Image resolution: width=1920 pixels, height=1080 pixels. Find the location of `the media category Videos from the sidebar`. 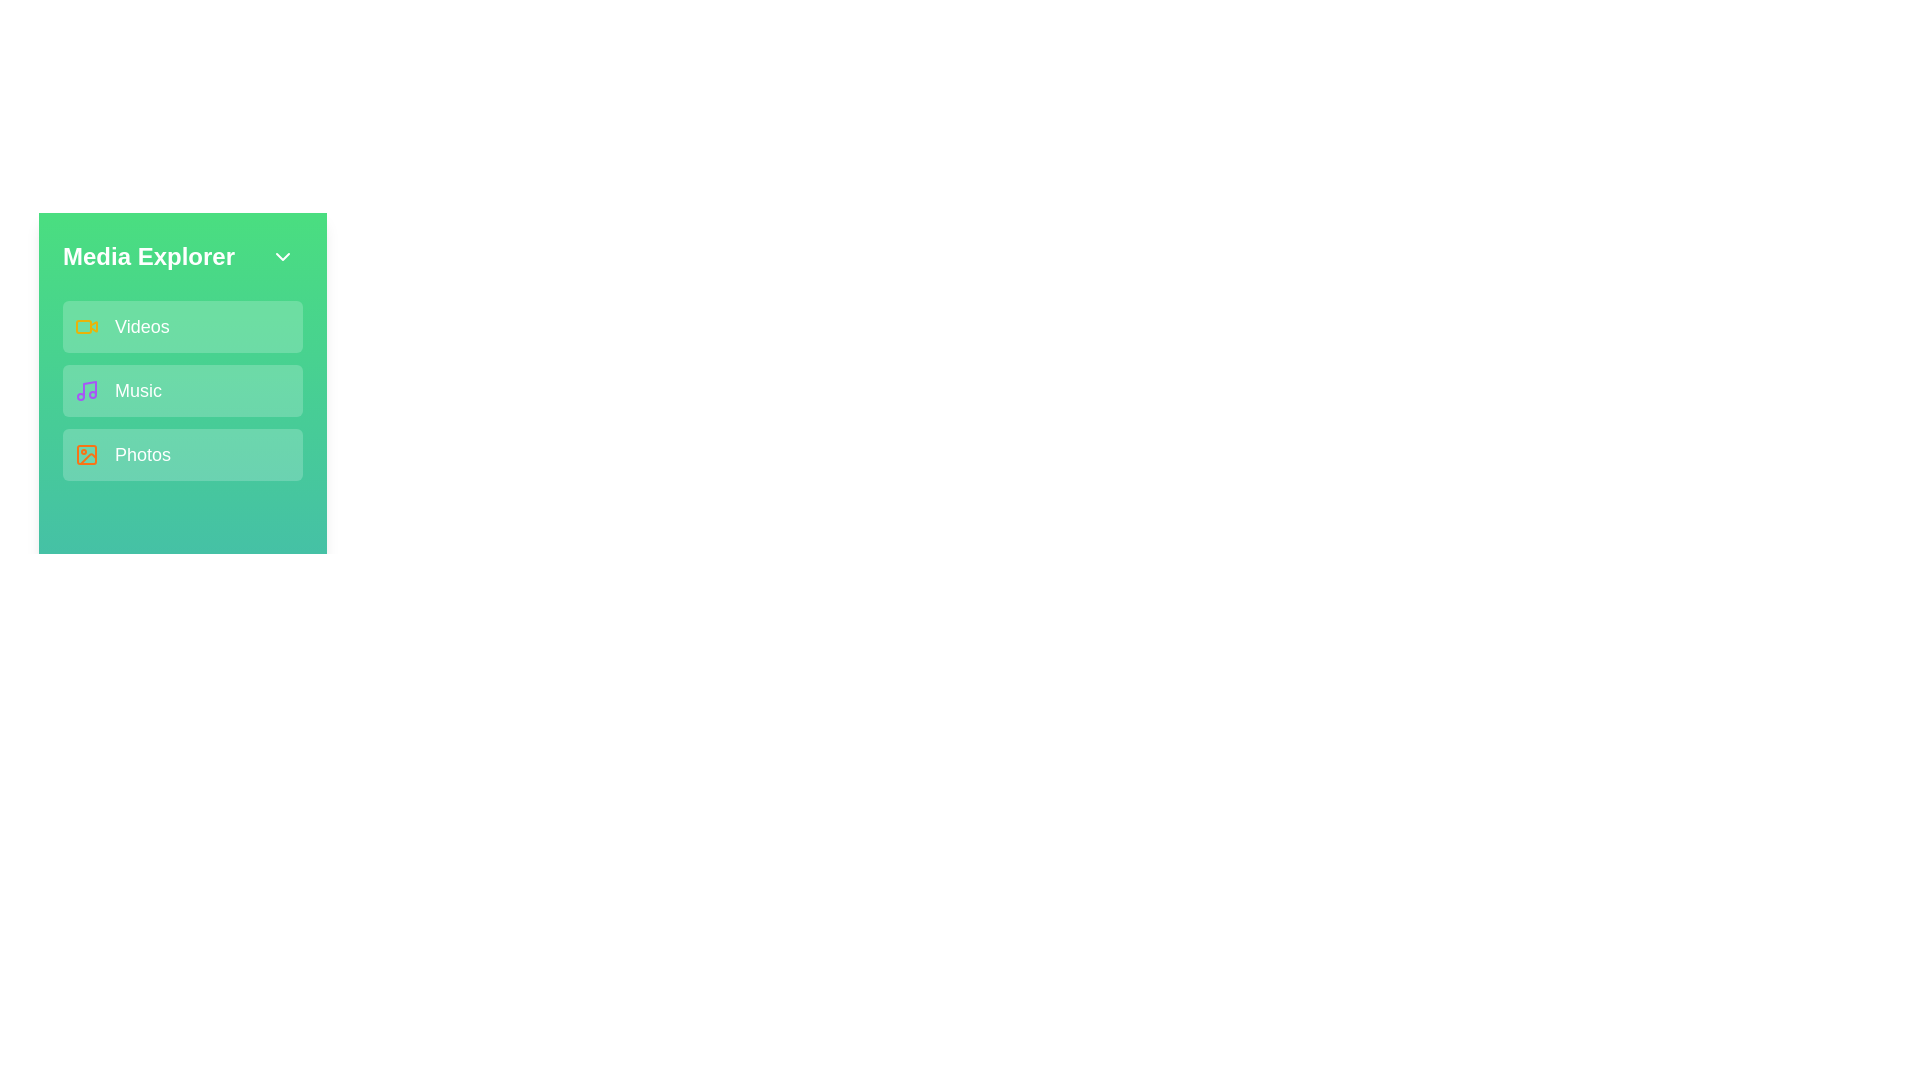

the media category Videos from the sidebar is located at coordinates (182, 326).